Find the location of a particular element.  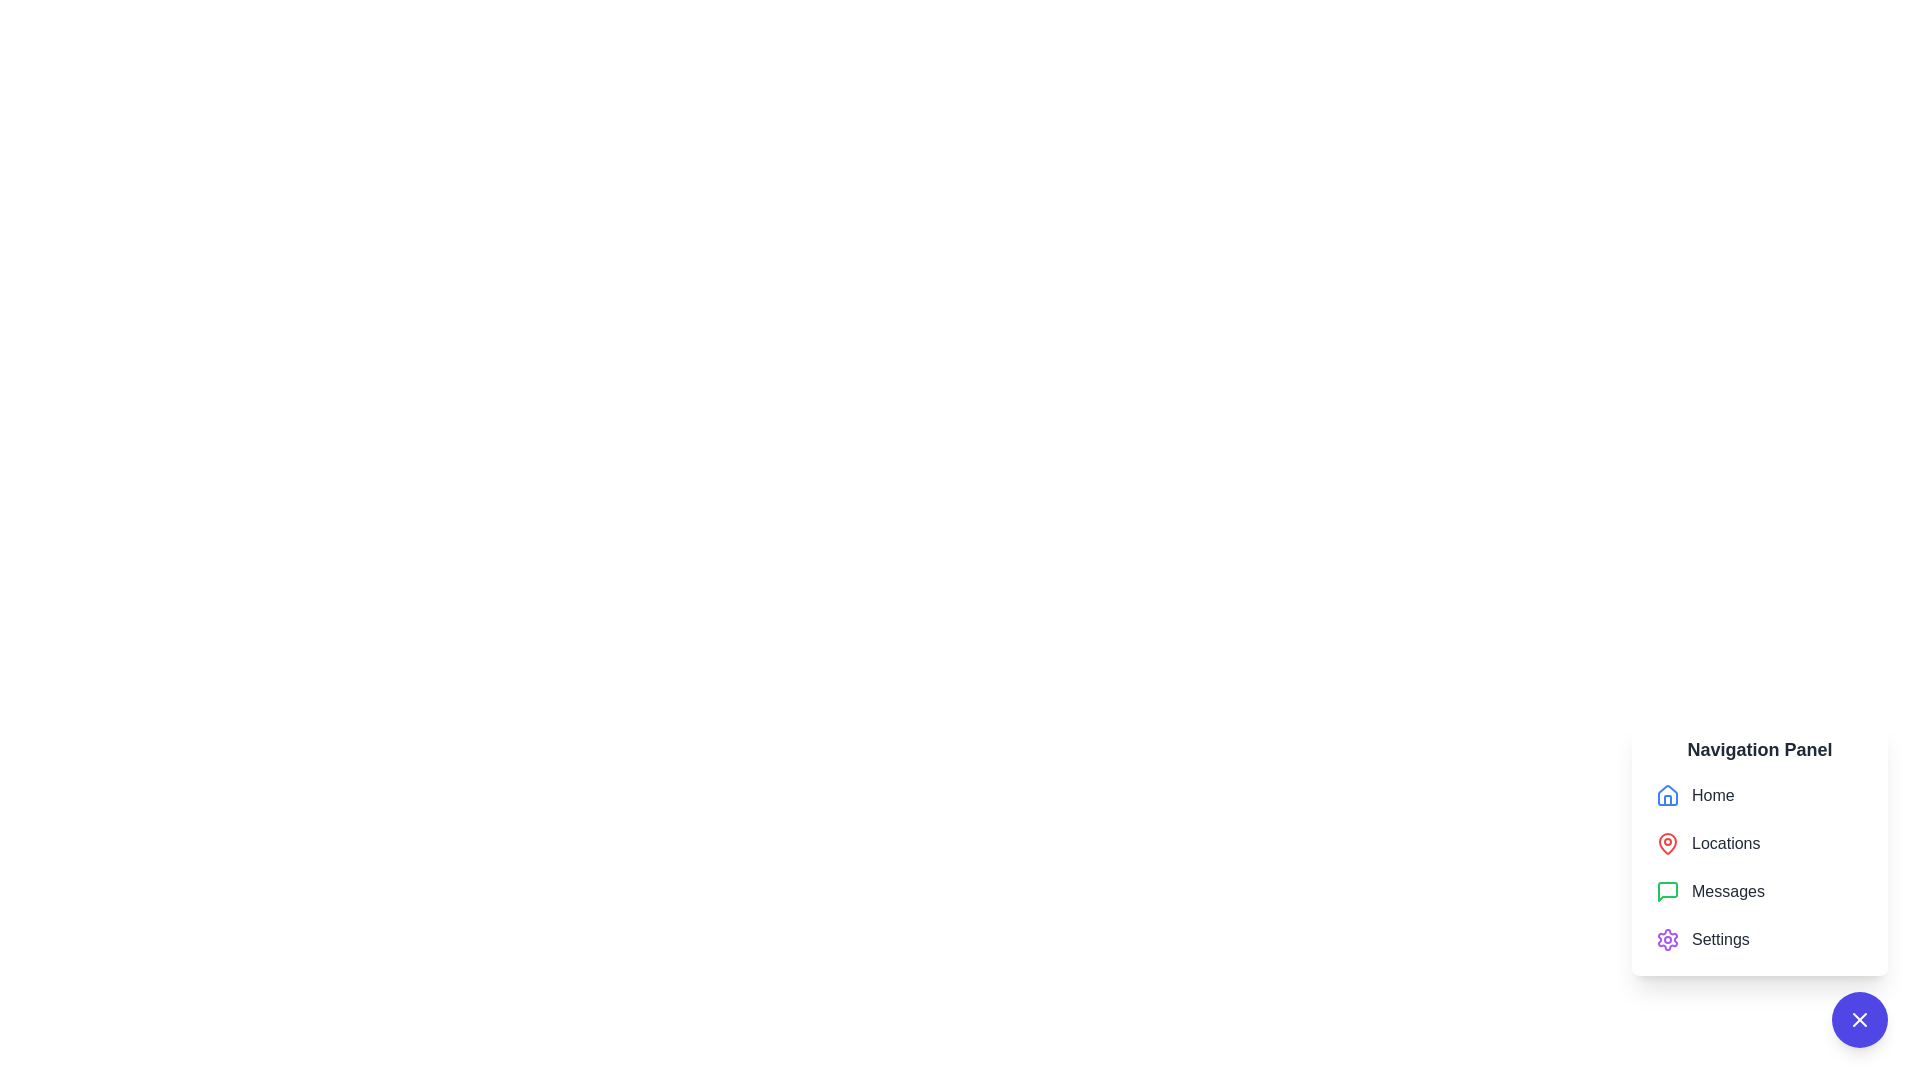

the close icon, which is a small circular button with an 'X' shape in white lines against a blue background, located at the bottom-right corner of the interface is located at coordinates (1859, 1019).